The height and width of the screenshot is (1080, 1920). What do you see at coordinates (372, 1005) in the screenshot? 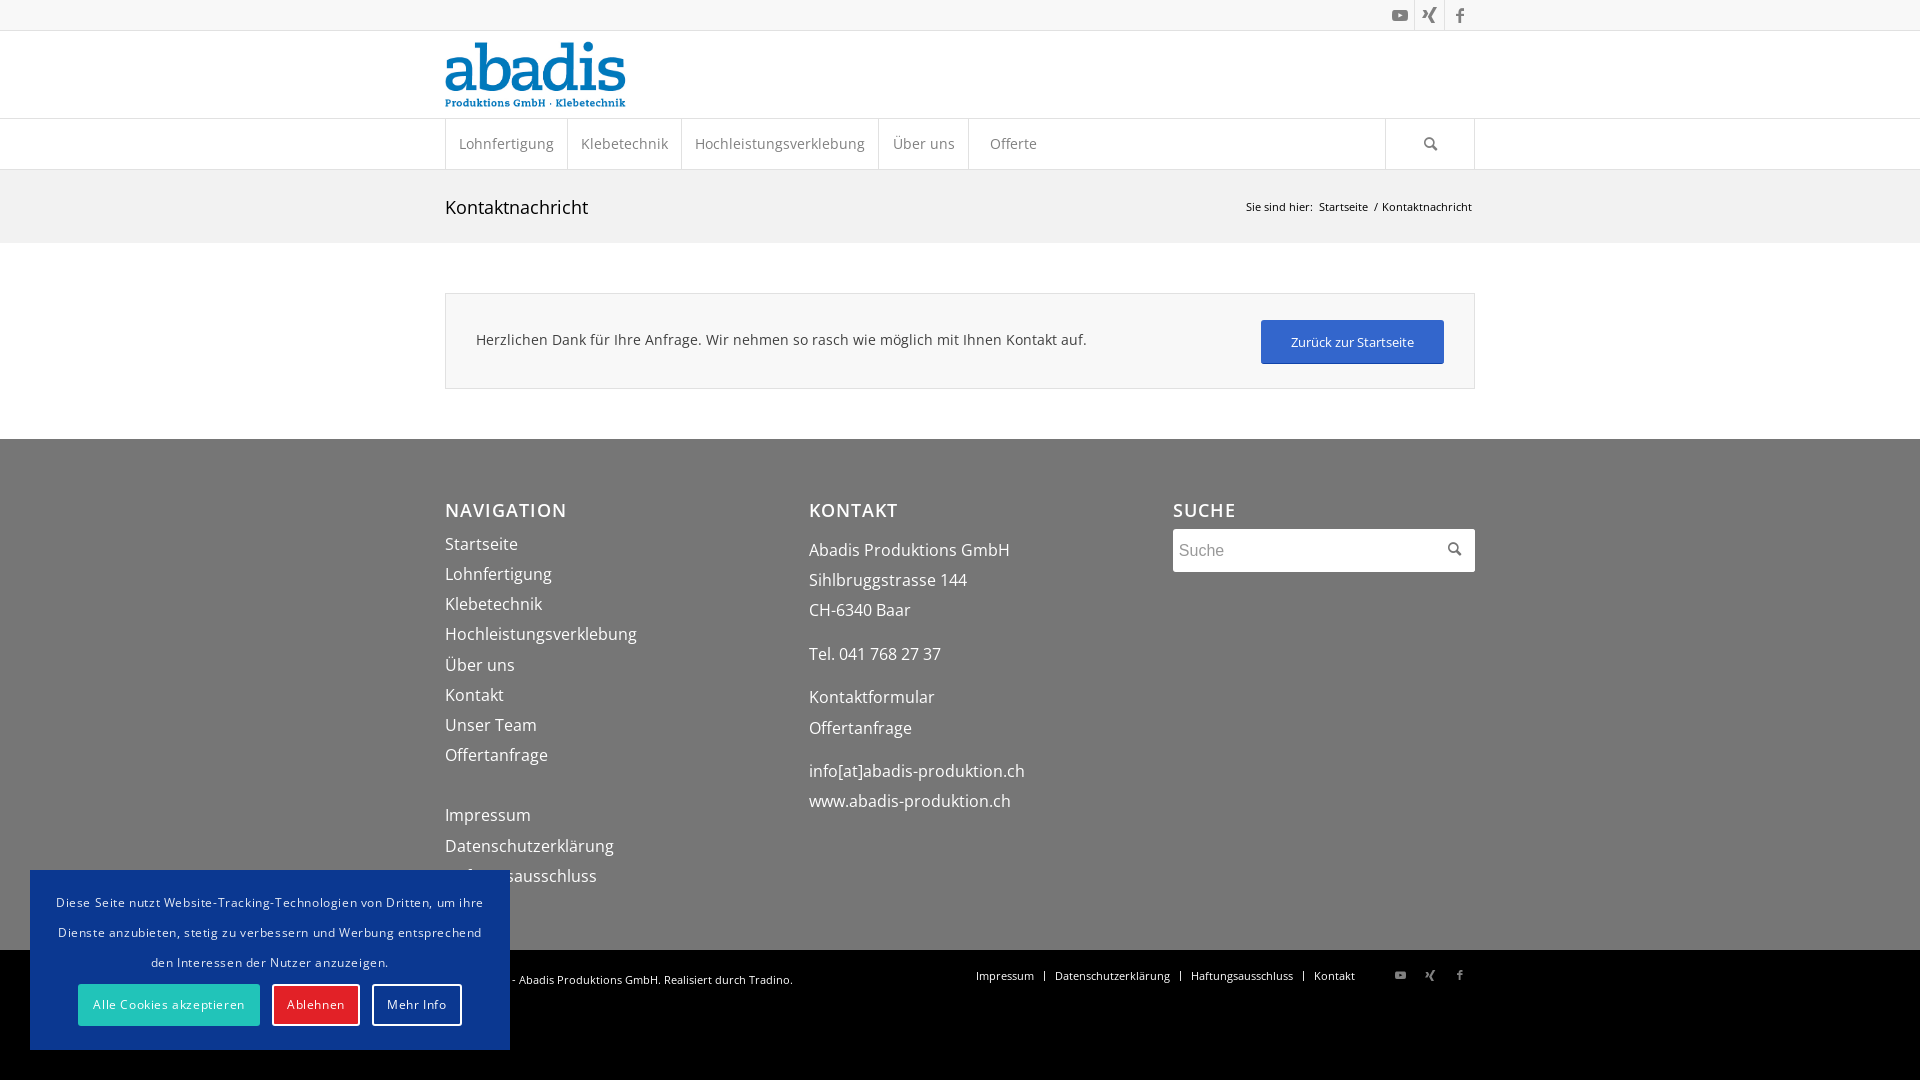
I see `'Mehr Info'` at bounding box center [372, 1005].